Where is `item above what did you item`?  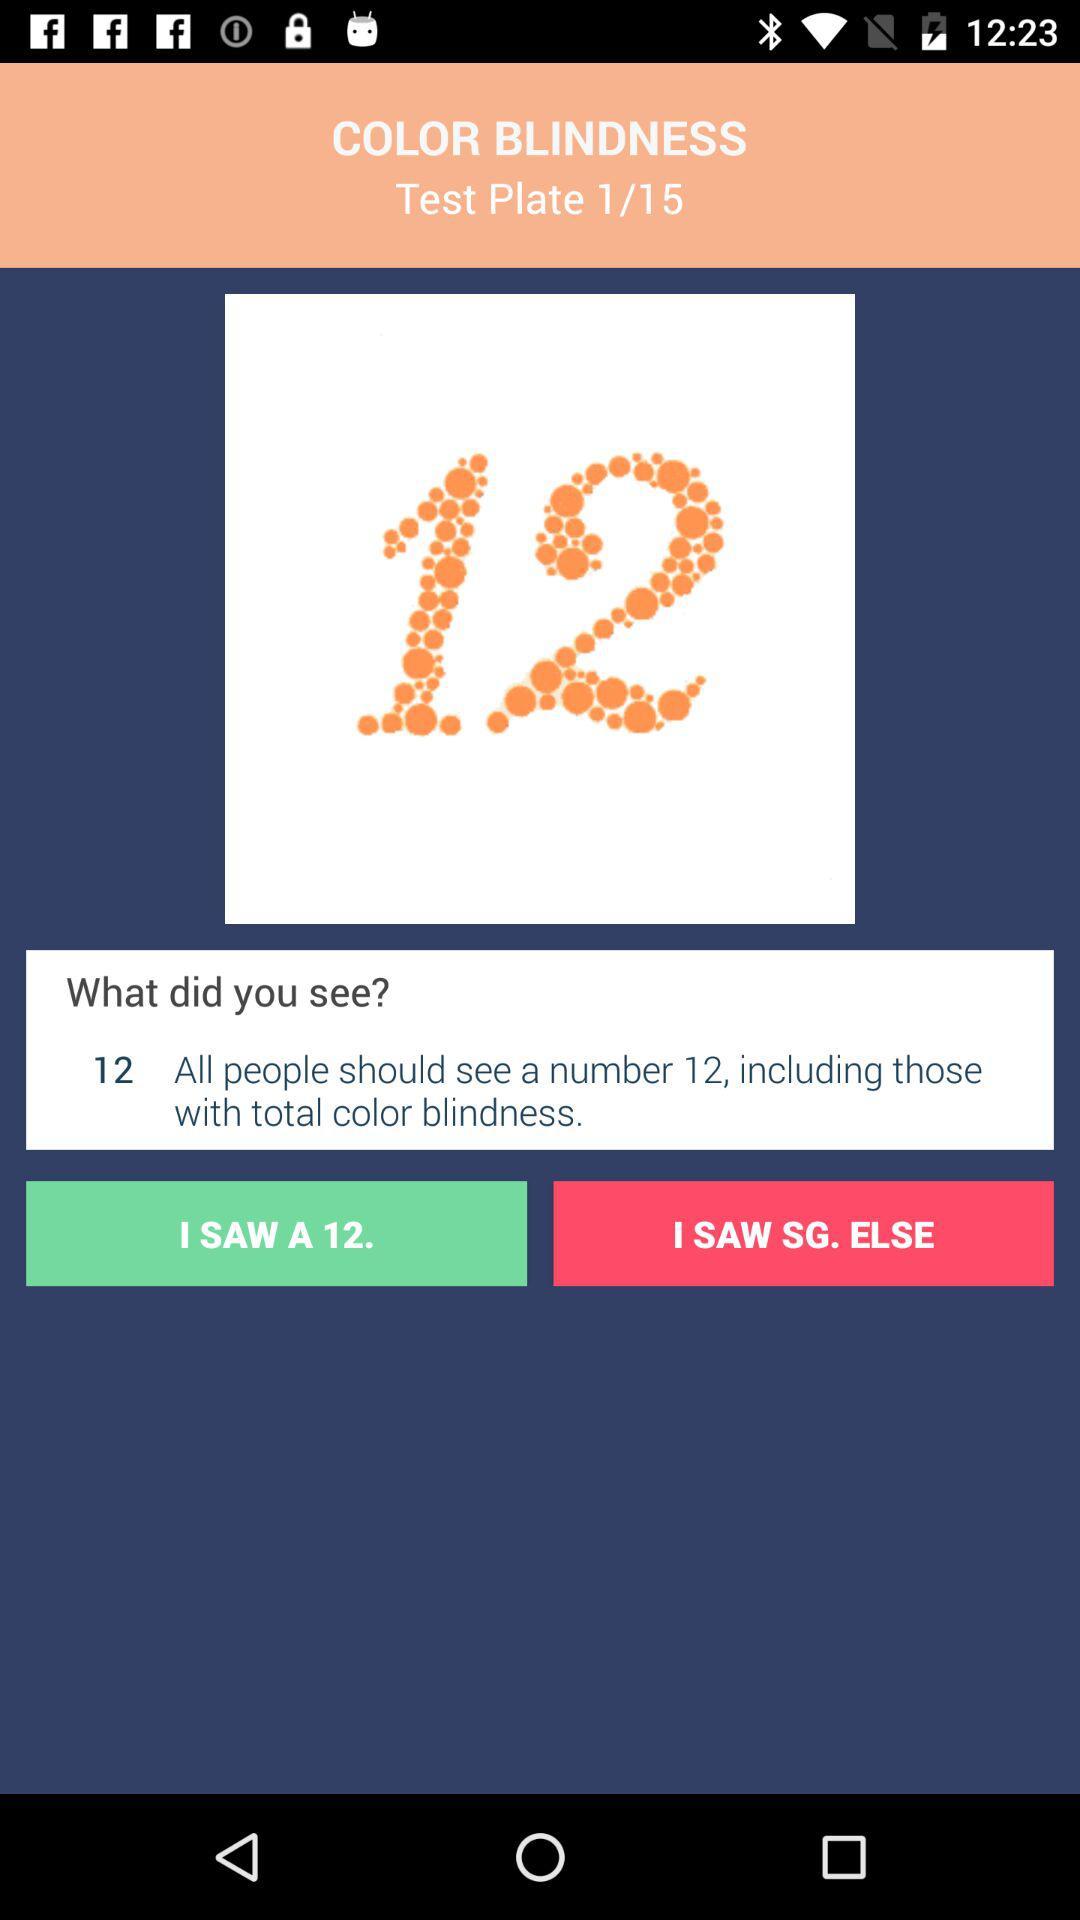 item above what did you item is located at coordinates (540, 608).